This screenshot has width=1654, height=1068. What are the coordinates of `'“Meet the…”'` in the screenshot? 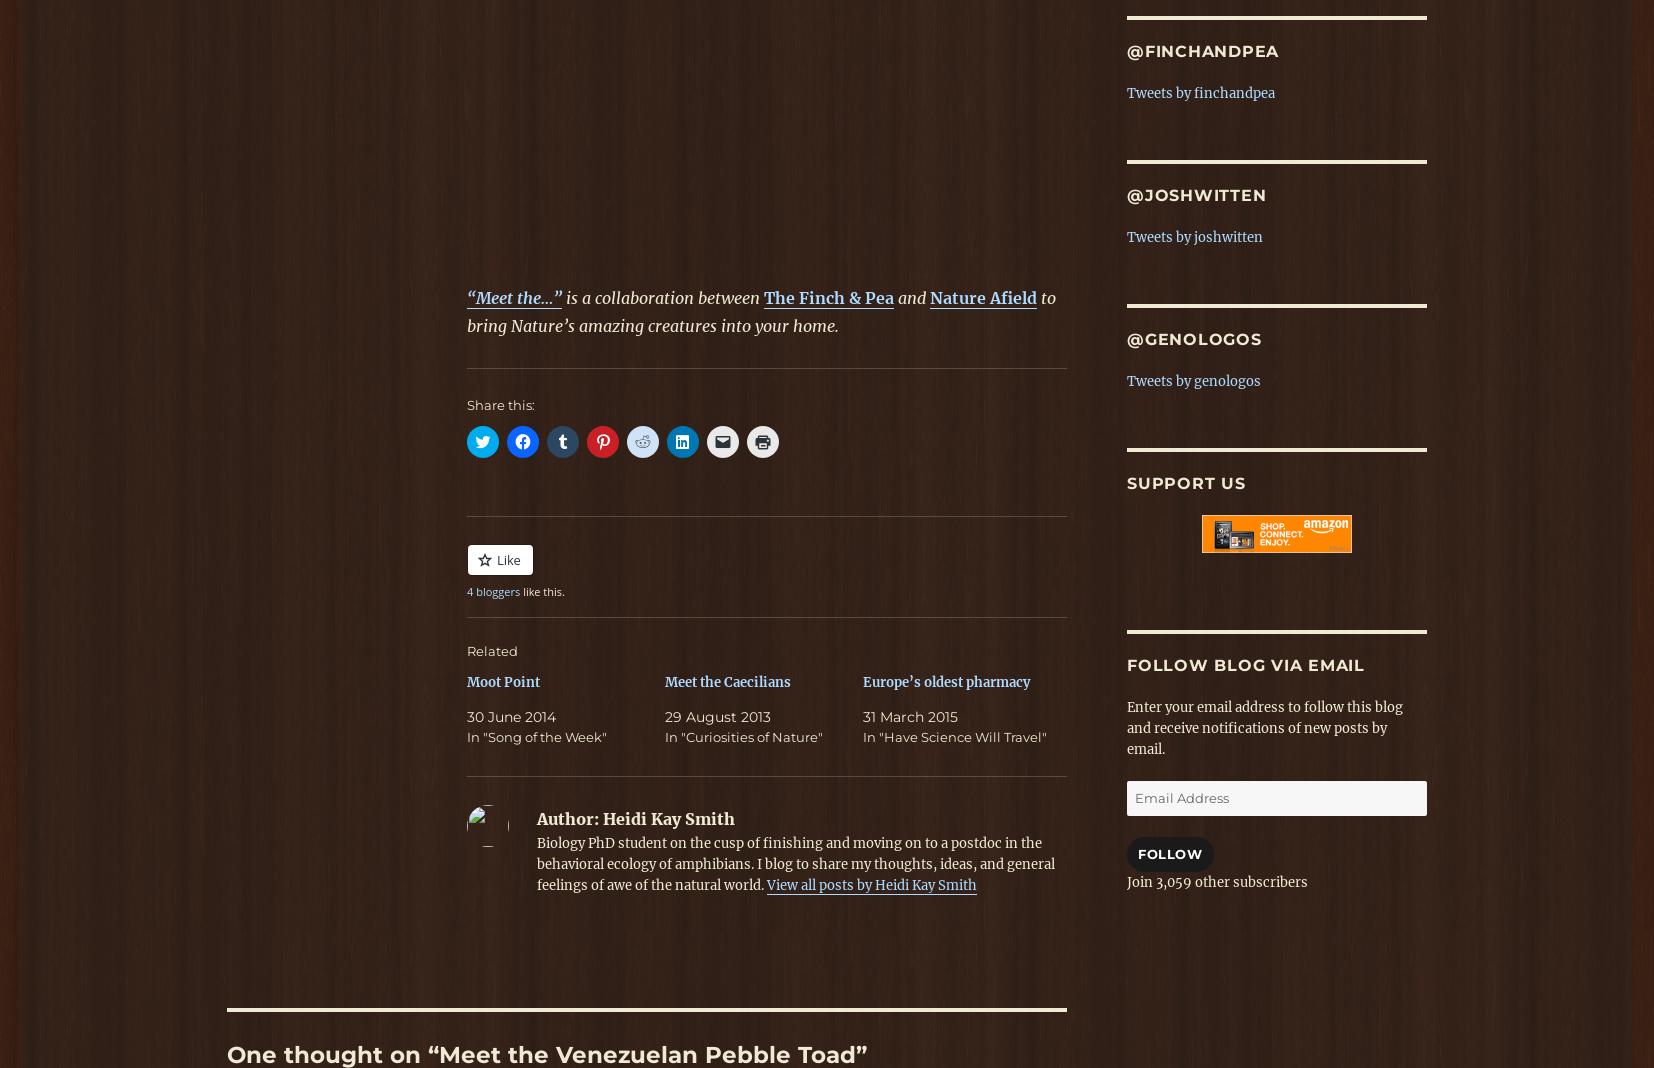 It's located at (466, 296).